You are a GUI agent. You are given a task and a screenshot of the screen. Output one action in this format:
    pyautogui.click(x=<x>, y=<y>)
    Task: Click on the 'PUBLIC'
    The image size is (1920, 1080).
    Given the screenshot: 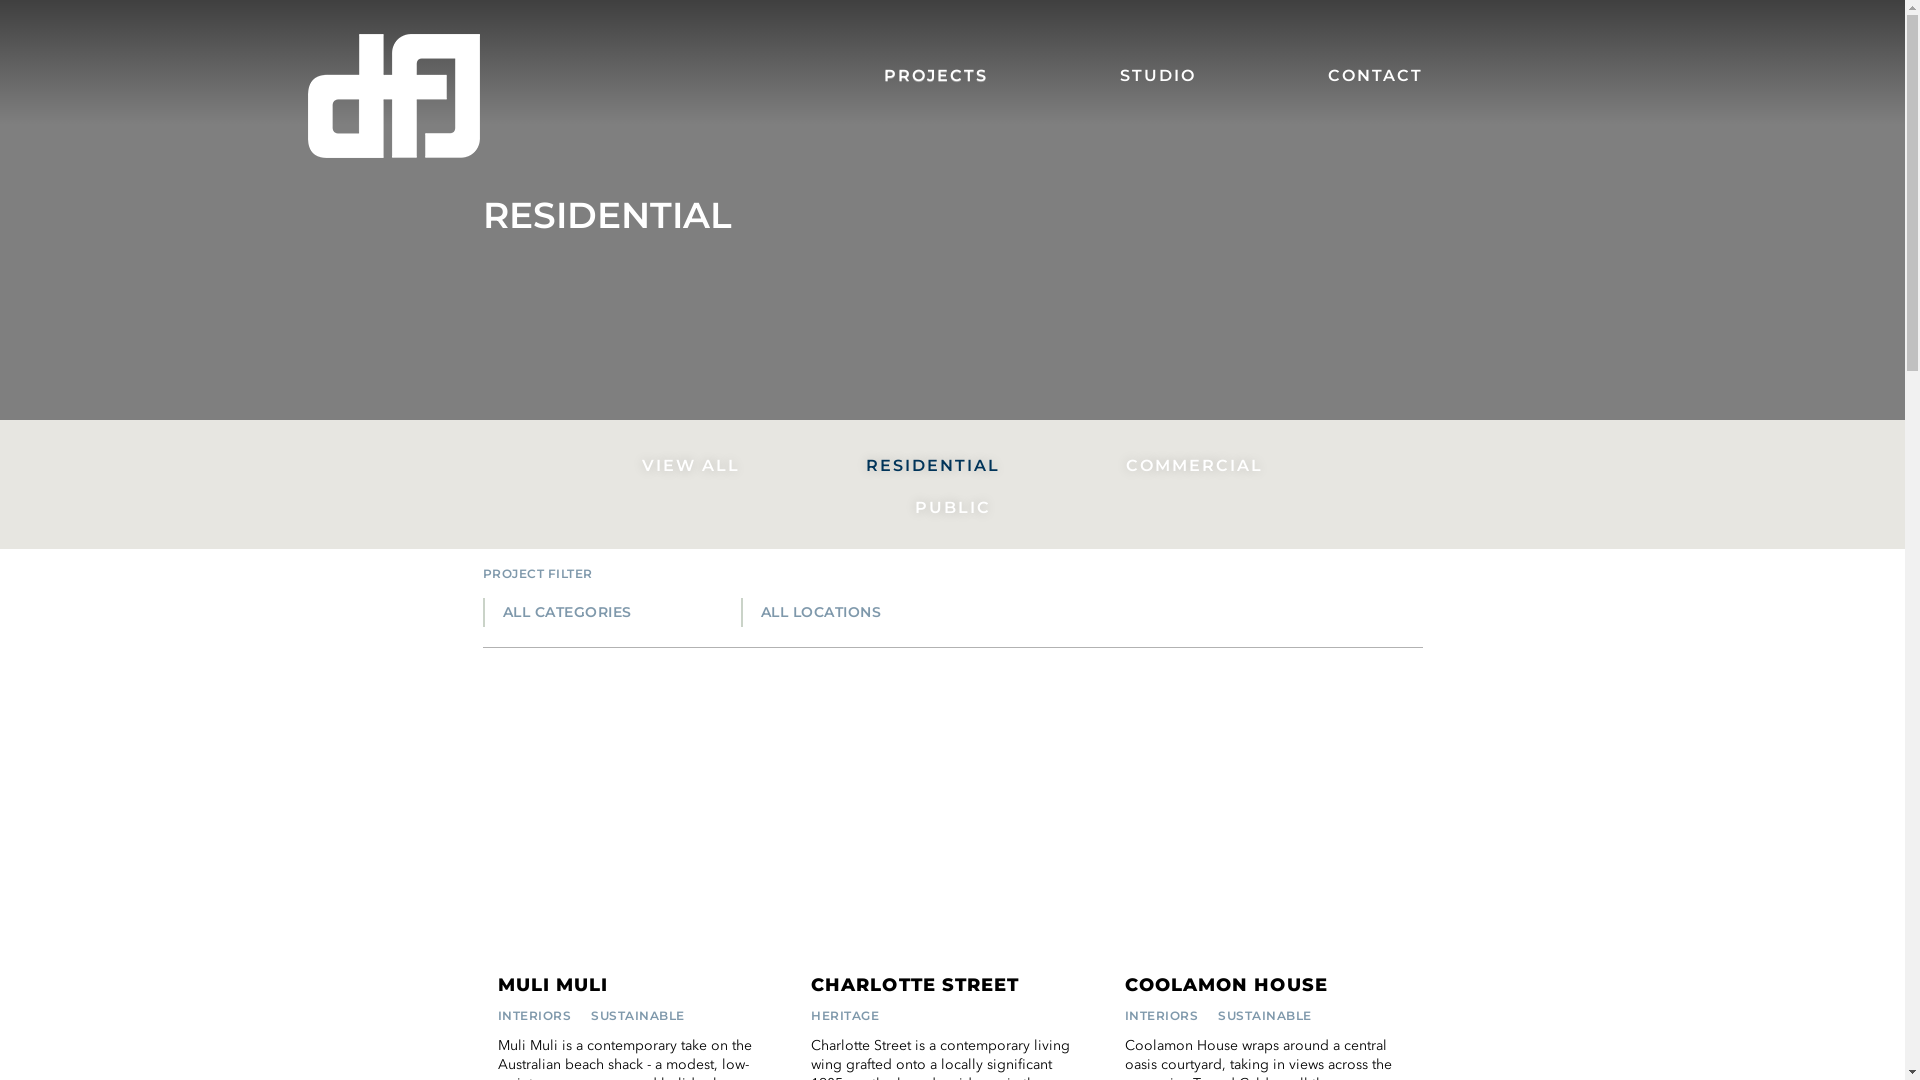 What is the action you would take?
    pyautogui.click(x=952, y=507)
    